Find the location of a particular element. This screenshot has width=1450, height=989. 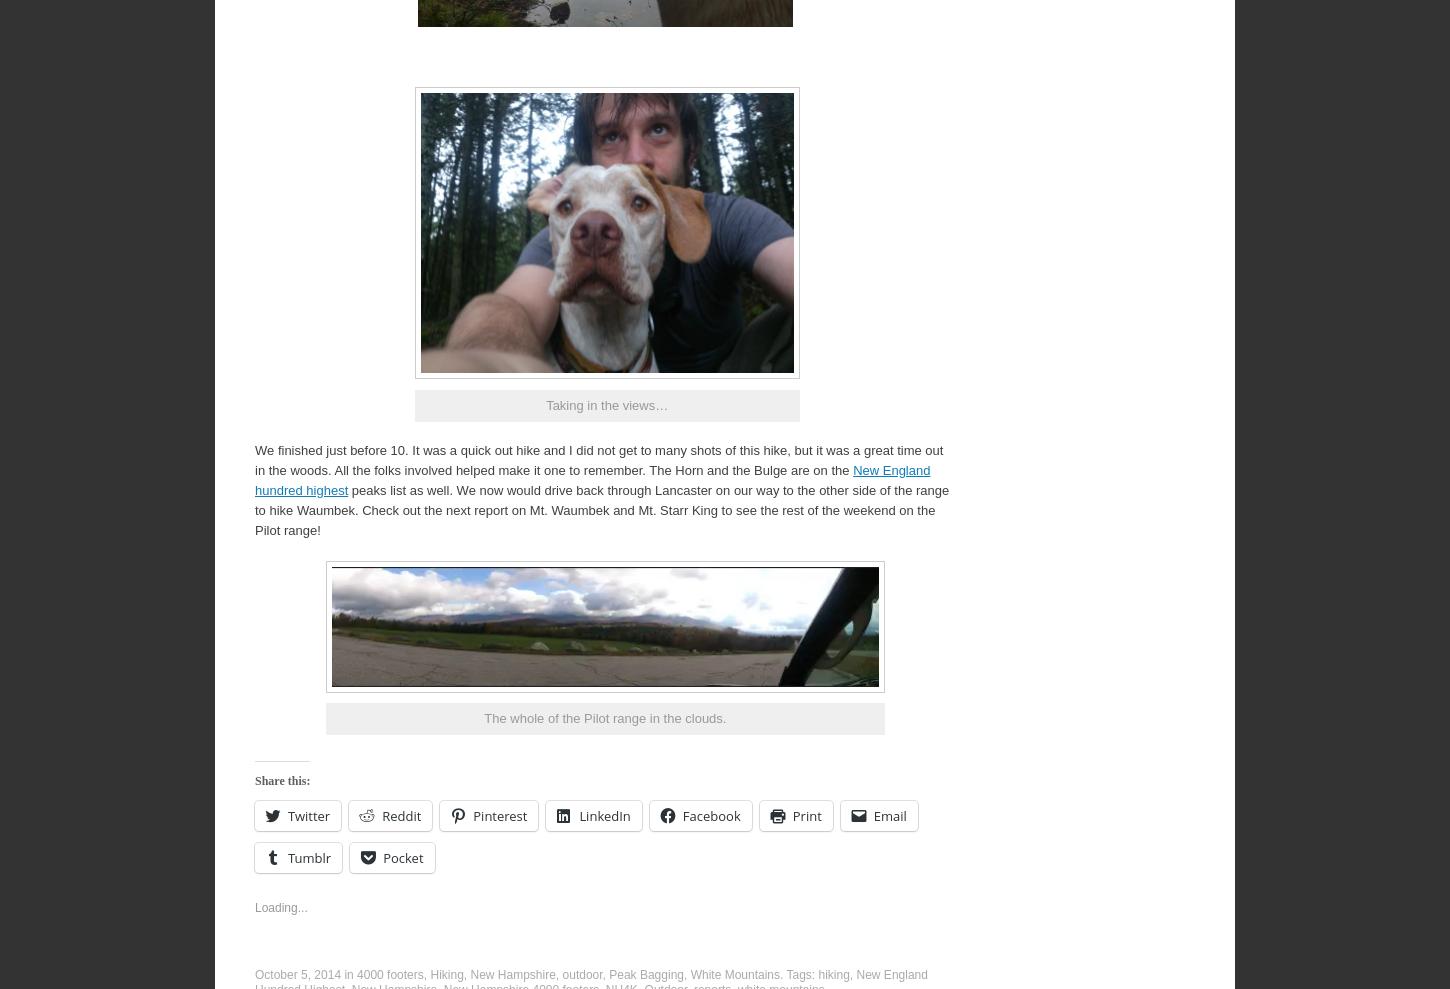

'New England hundred highest' is located at coordinates (592, 479).